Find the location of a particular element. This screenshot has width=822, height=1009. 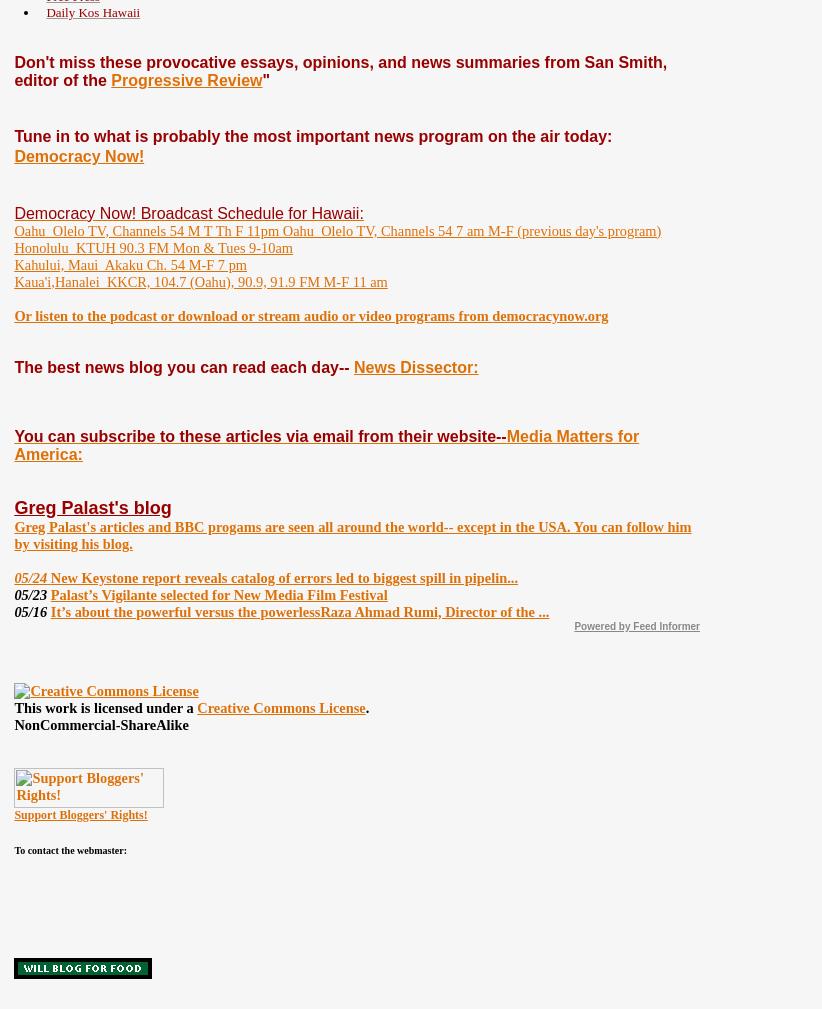

'KKCR, 104.7 (Oahu), 90.9, 91.9 FM
M-F 11 am' is located at coordinates (242, 280).